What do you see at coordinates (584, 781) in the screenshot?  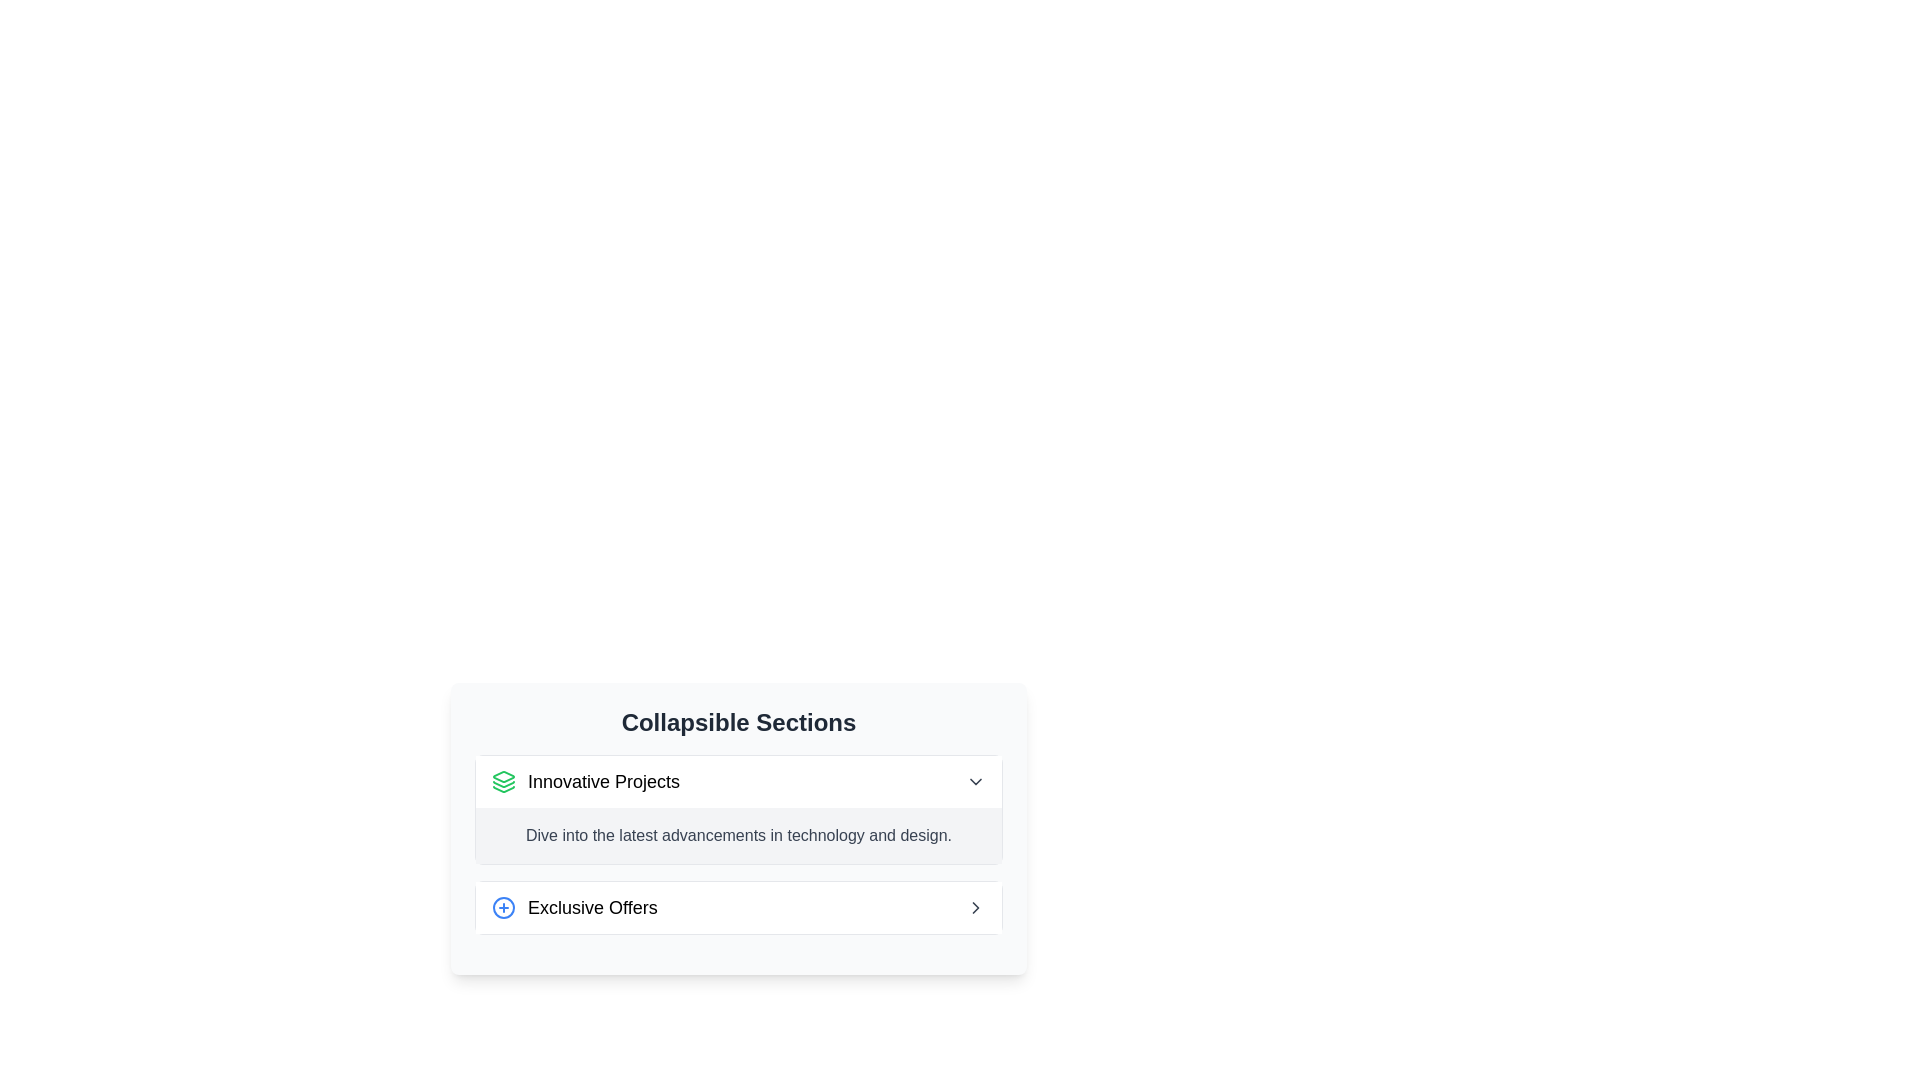 I see `the title text for the subsection 'Innovative Projects'` at bounding box center [584, 781].